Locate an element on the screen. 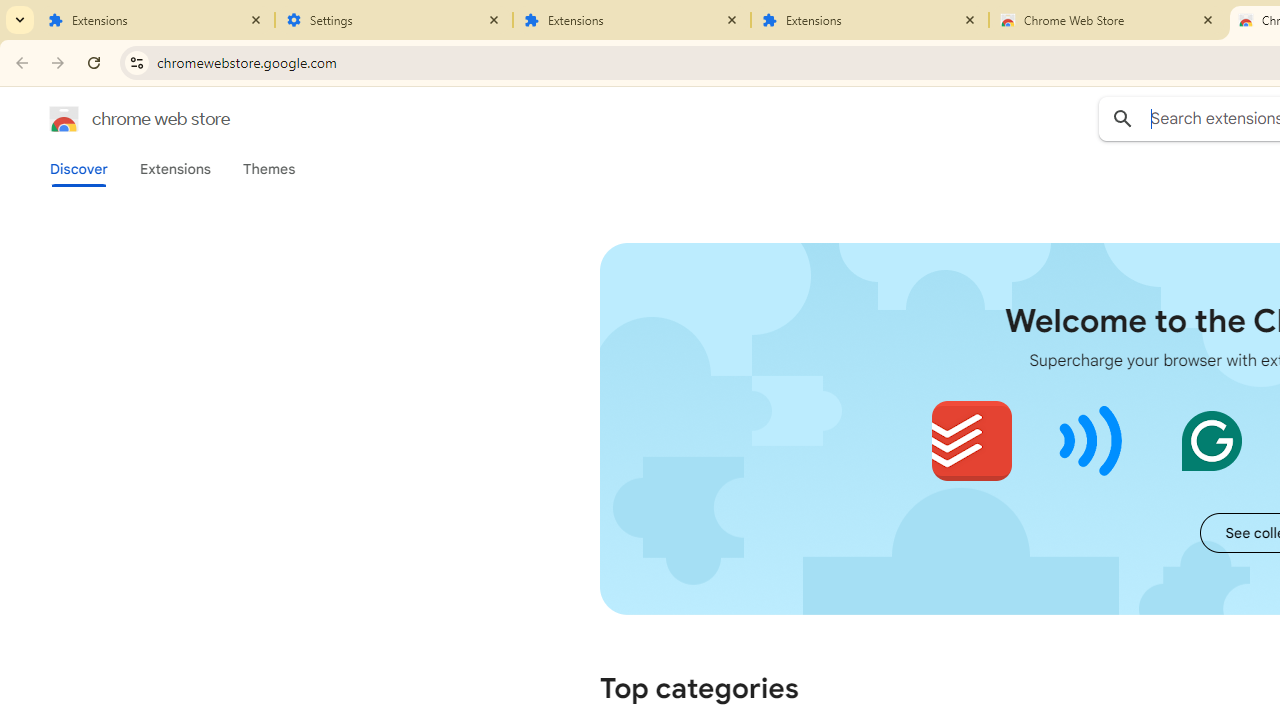  'Grammarly: AI Writing and Grammar Checker App' is located at coordinates (1210, 440).